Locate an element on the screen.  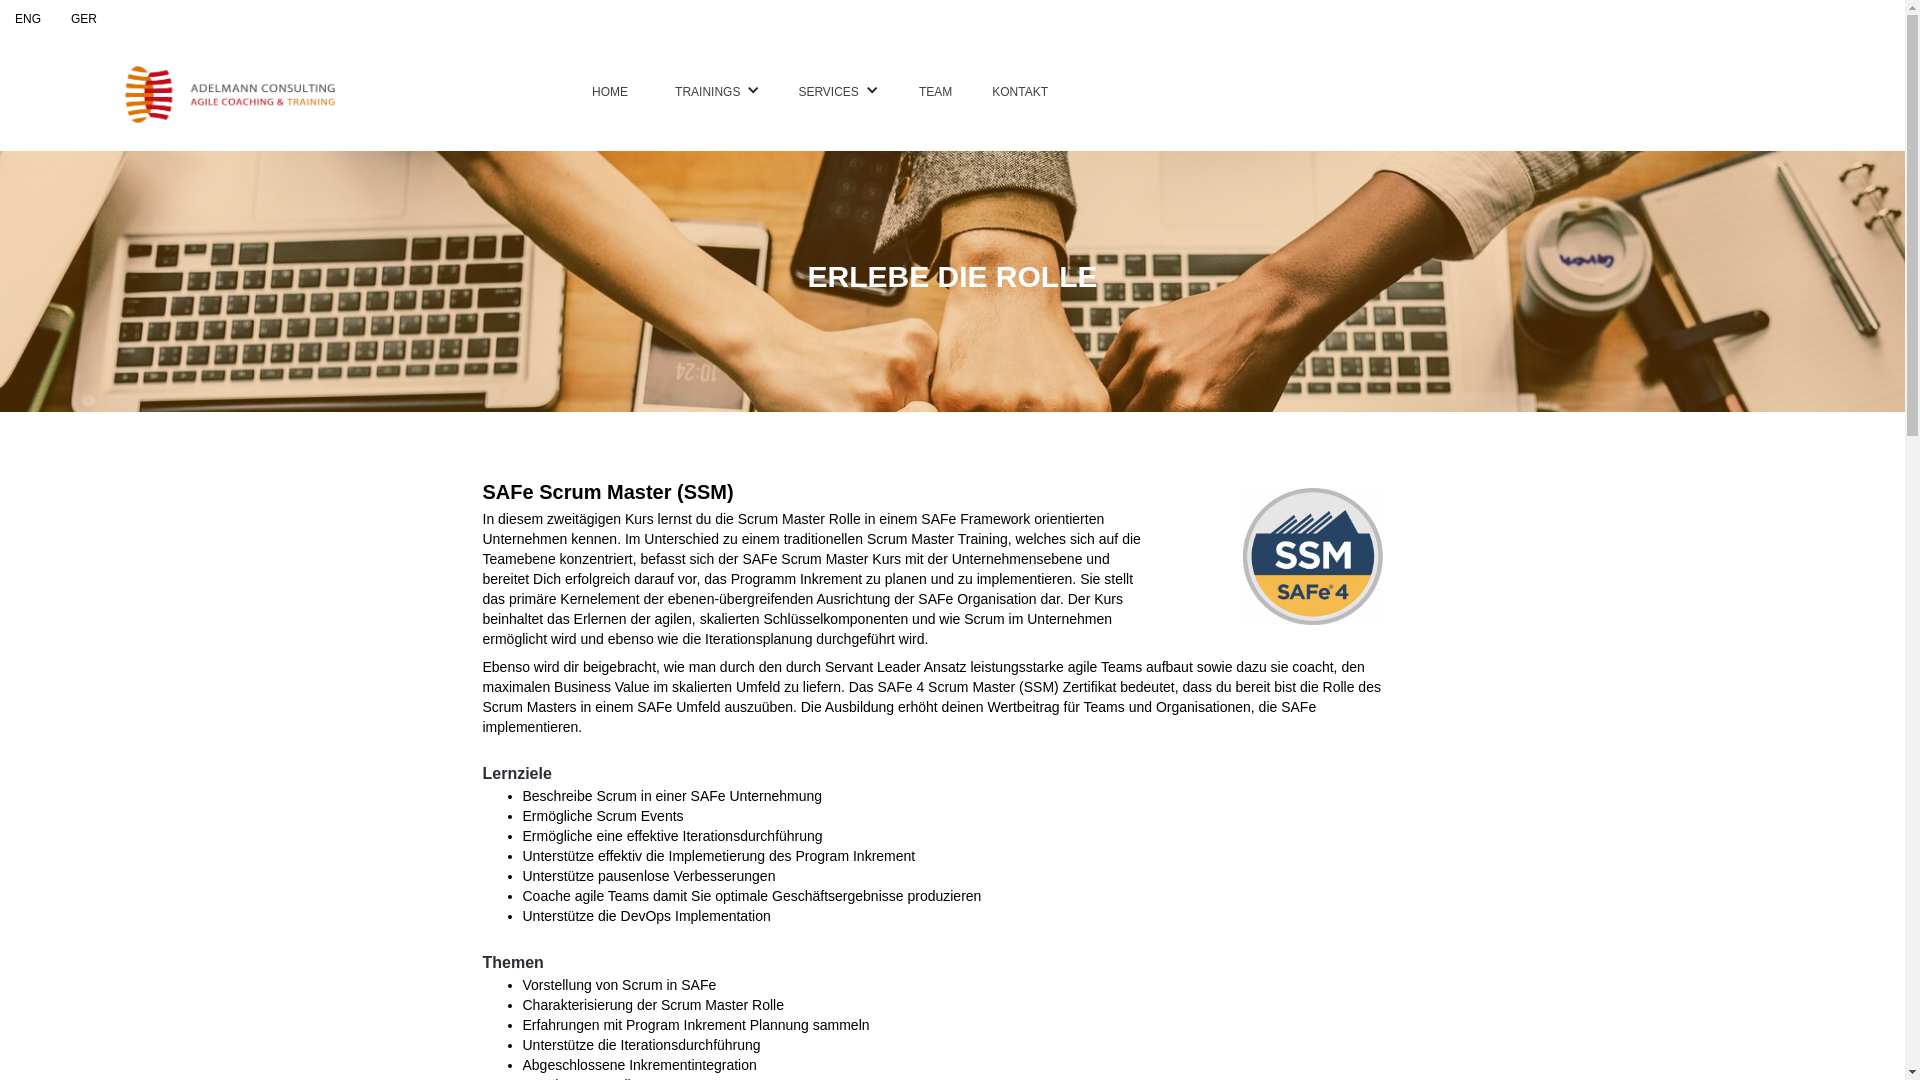
'TEAM' is located at coordinates (934, 92).